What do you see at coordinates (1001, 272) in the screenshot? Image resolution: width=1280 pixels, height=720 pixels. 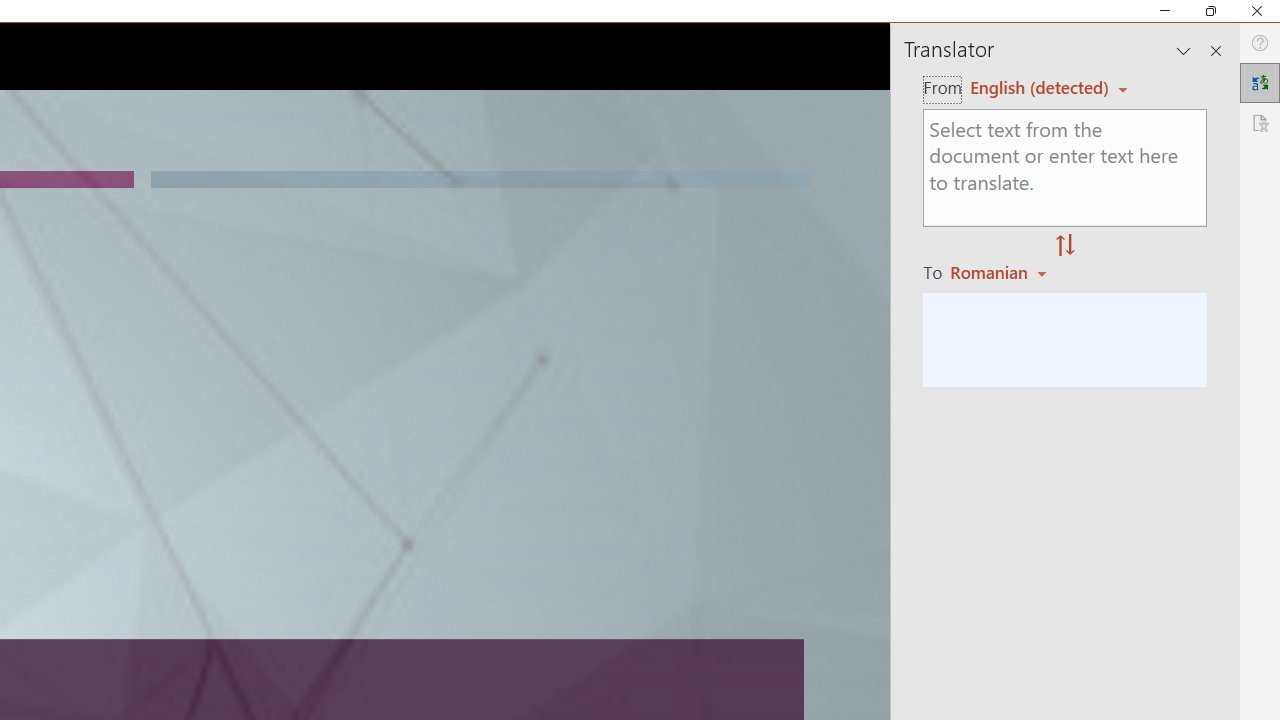 I see `'Romanian'` at bounding box center [1001, 272].